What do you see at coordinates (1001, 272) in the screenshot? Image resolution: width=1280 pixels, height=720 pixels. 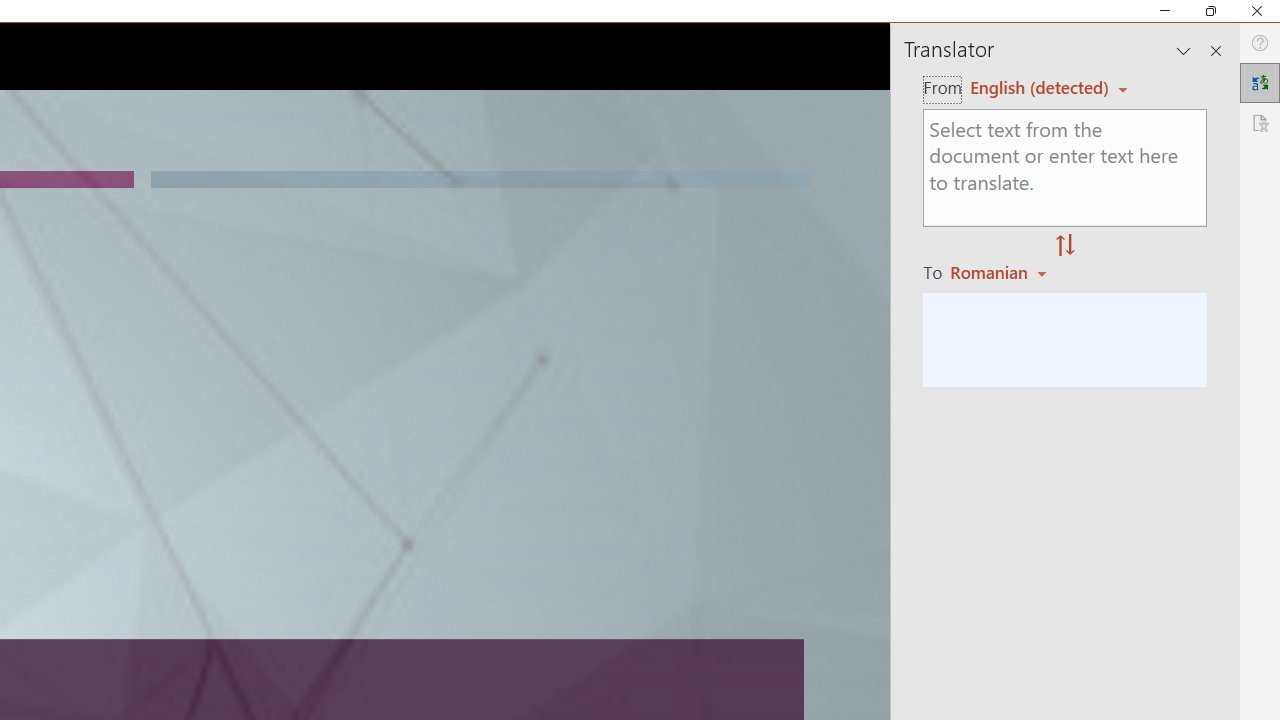 I see `'Romanian'` at bounding box center [1001, 272].